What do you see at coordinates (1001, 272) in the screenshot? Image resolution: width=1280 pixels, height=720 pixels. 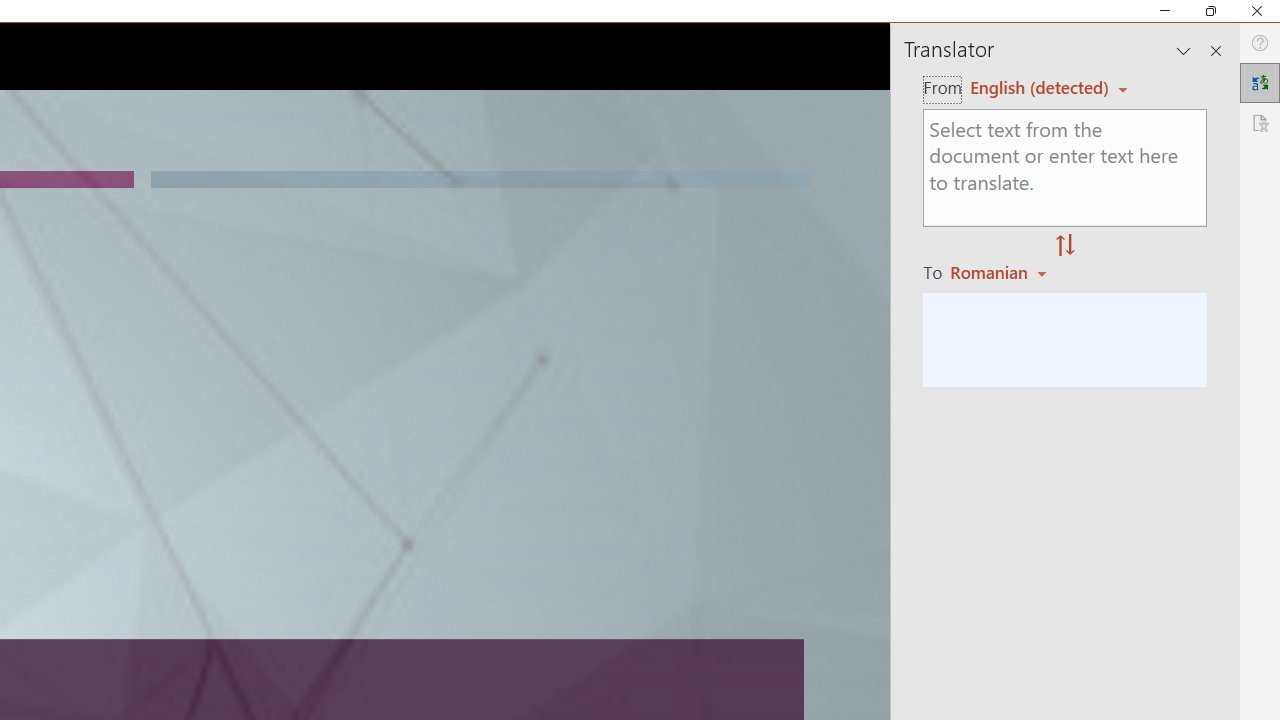 I see `'Romanian'` at bounding box center [1001, 272].